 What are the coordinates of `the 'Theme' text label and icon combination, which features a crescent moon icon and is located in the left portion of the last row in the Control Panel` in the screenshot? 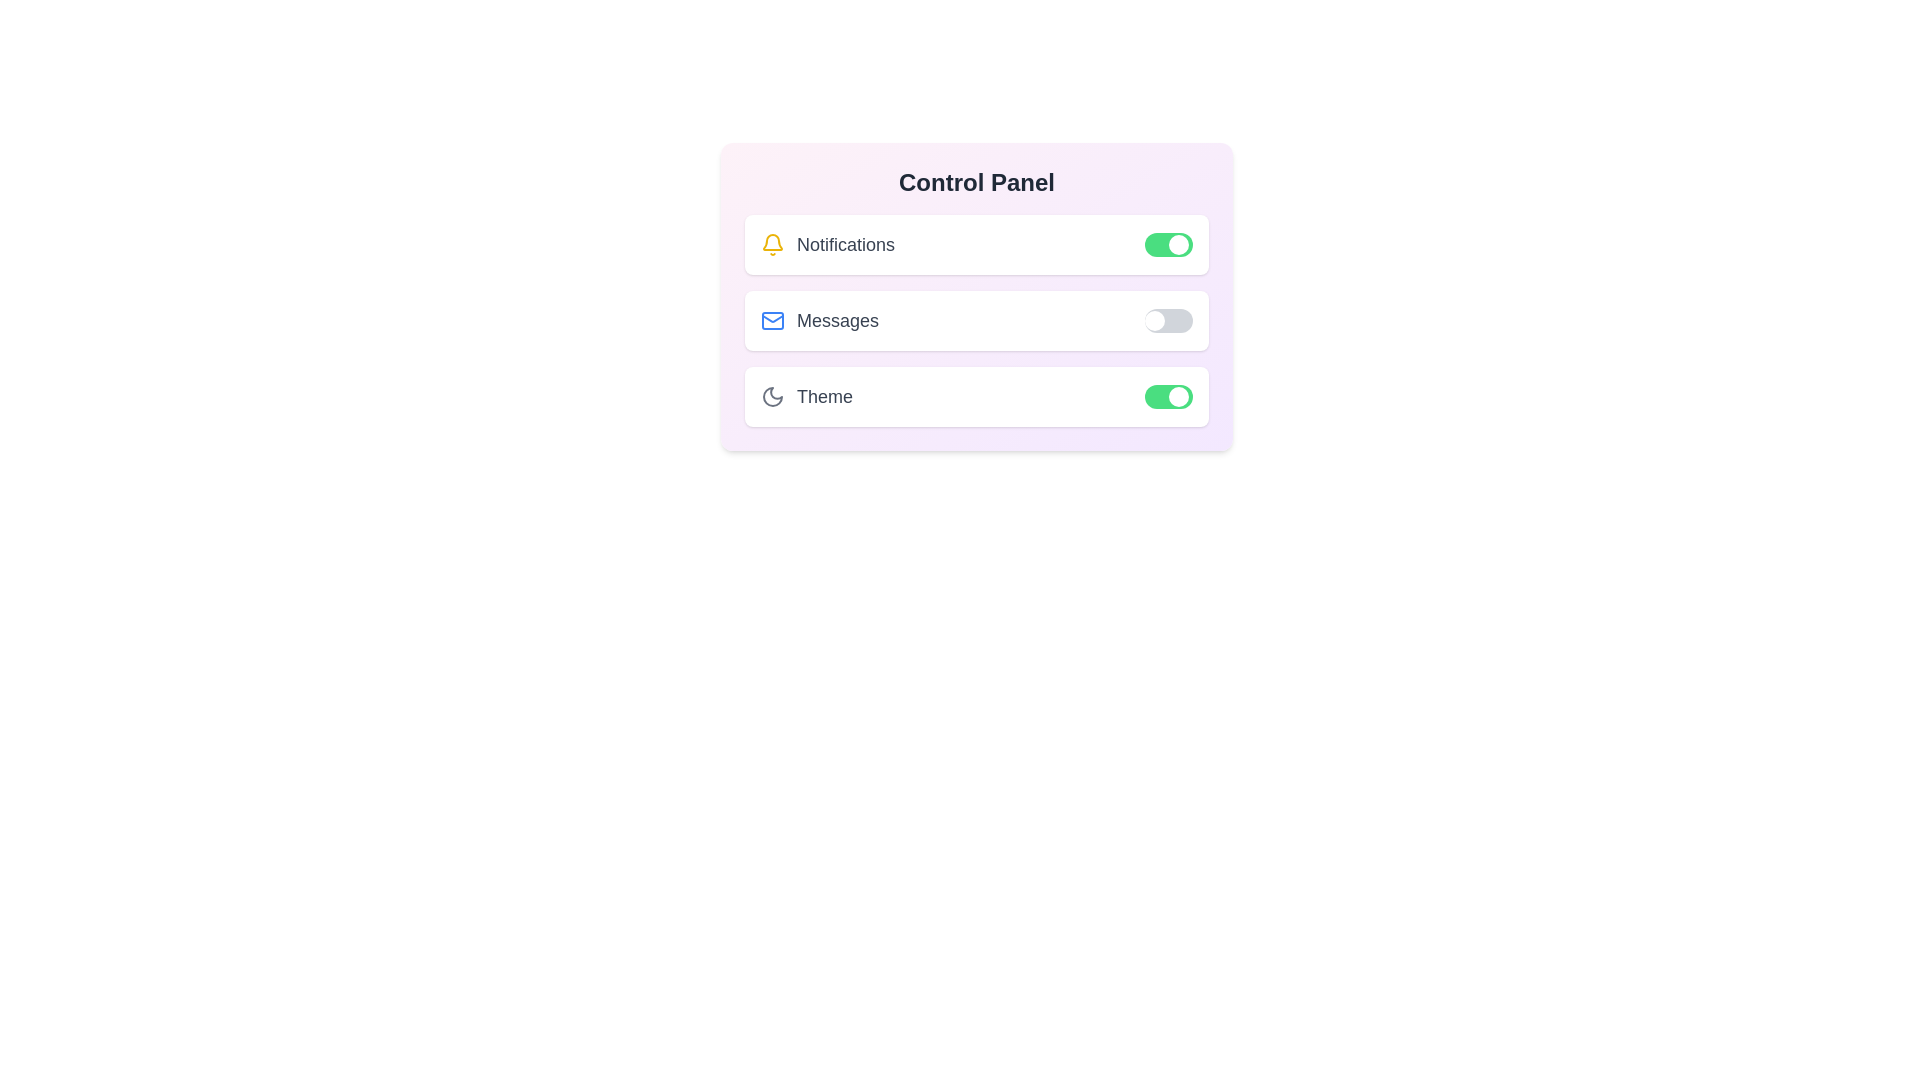 It's located at (806, 397).